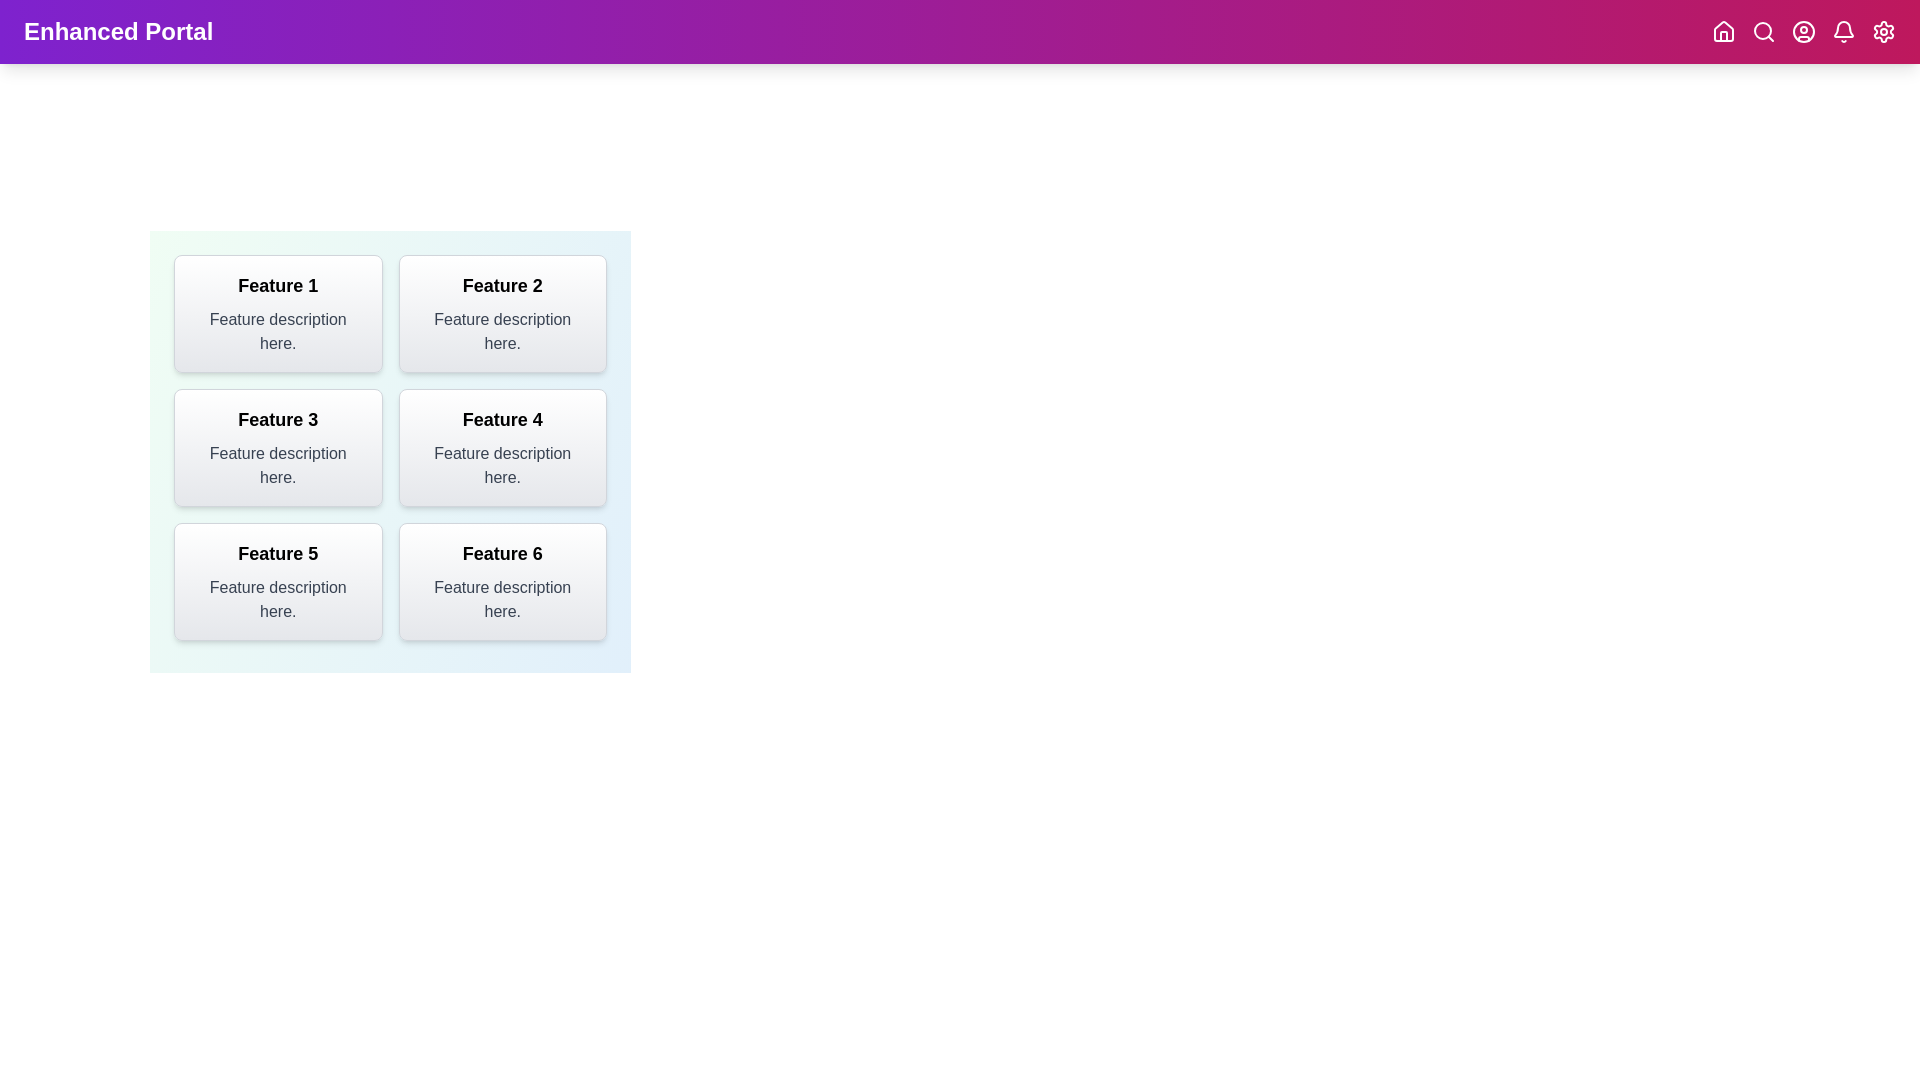  Describe the element at coordinates (1722, 31) in the screenshot. I see `the Home navigation icon` at that location.